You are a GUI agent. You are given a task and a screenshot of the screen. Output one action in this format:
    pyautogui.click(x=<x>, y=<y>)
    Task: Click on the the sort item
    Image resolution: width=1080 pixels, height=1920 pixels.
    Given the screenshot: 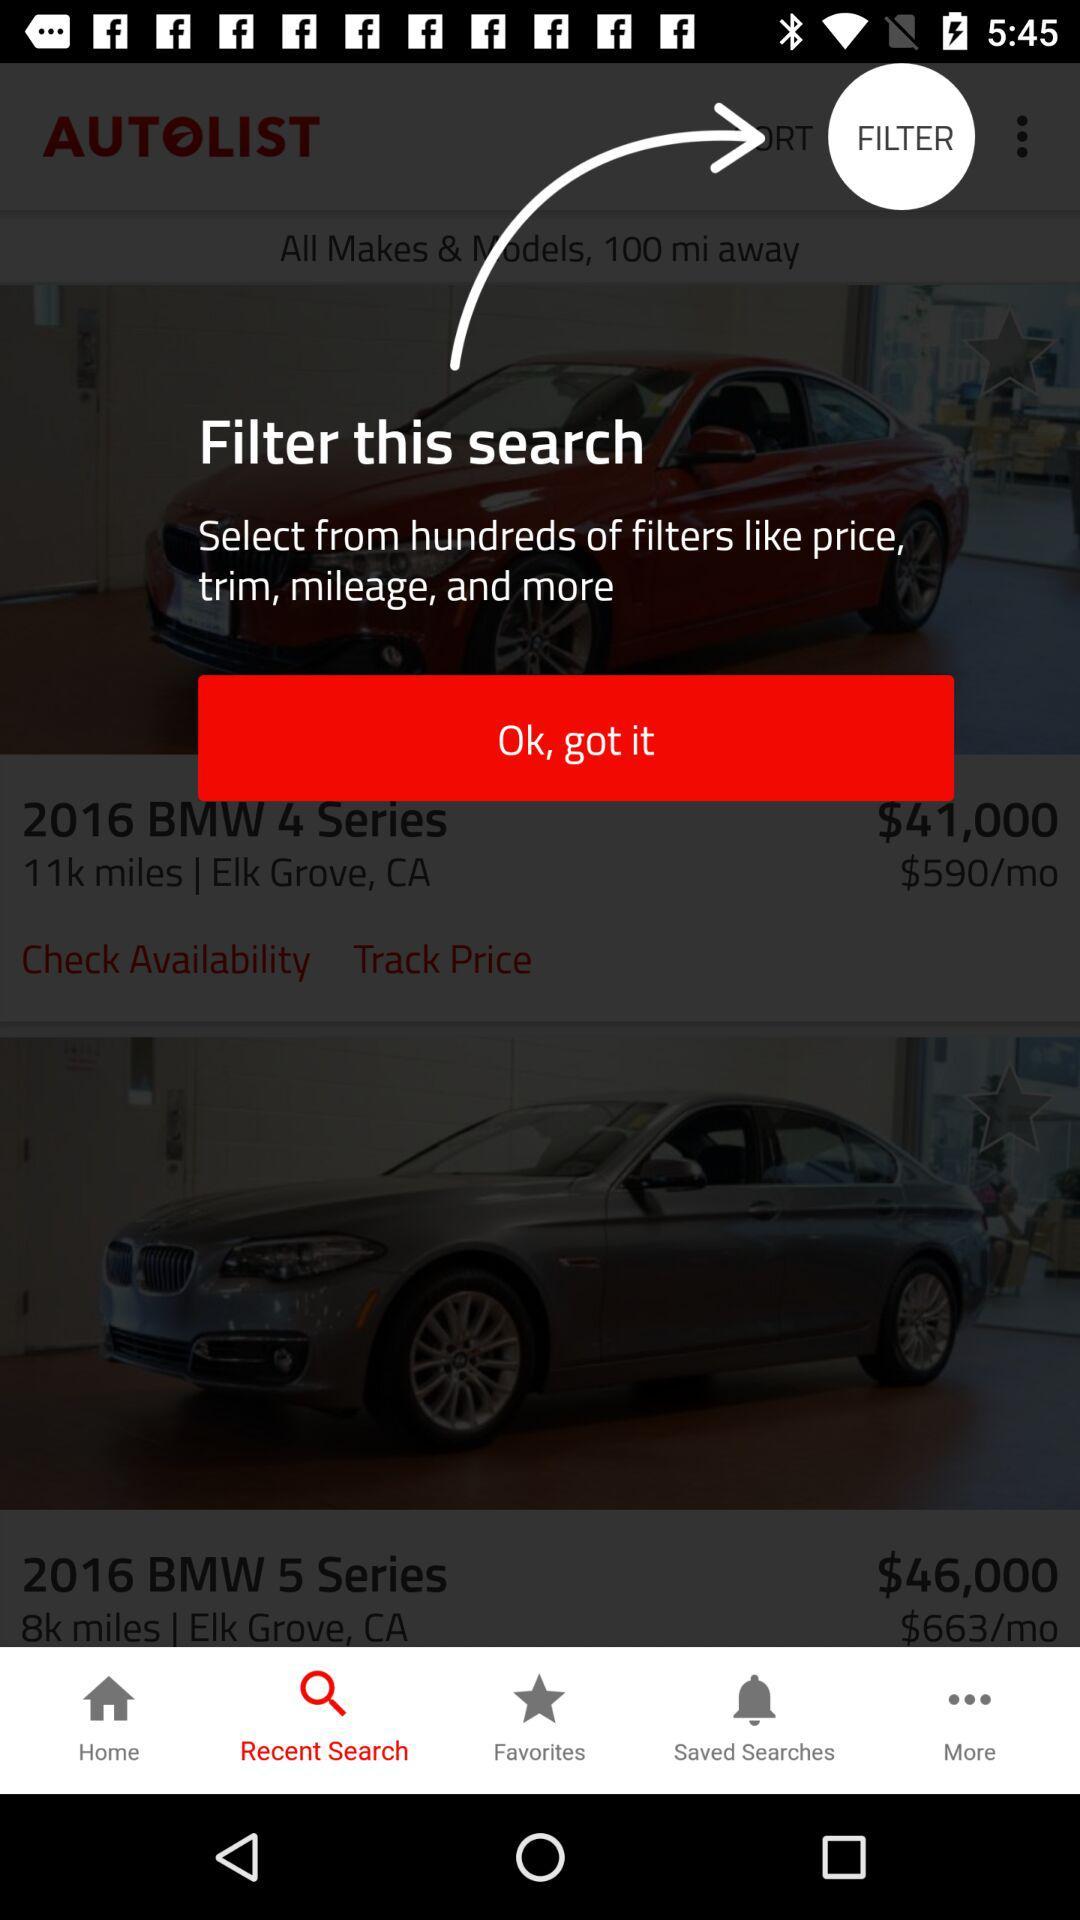 What is the action you would take?
    pyautogui.click(x=771, y=135)
    